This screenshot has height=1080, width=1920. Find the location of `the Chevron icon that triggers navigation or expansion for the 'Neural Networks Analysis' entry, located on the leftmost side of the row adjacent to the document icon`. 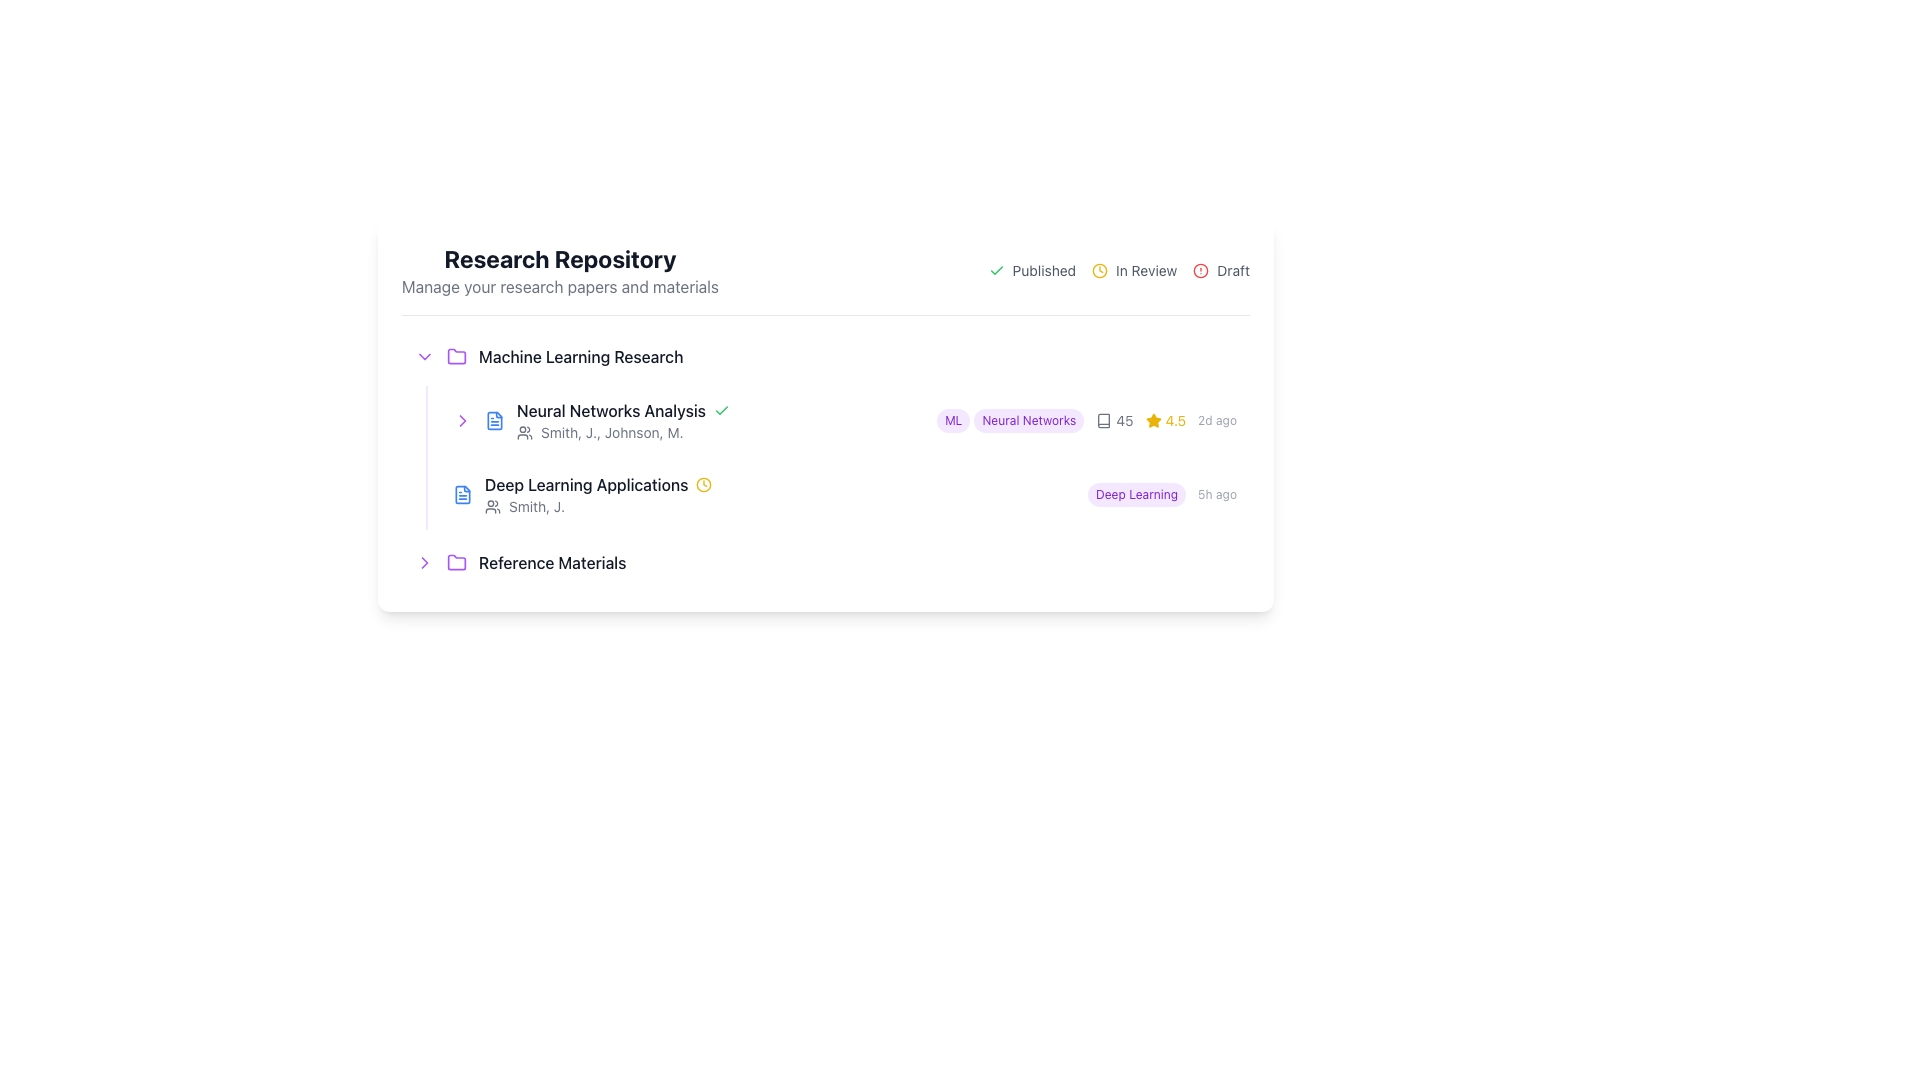

the Chevron icon that triggers navigation or expansion for the 'Neural Networks Analysis' entry, located on the leftmost side of the row adjacent to the document icon is located at coordinates (461, 419).